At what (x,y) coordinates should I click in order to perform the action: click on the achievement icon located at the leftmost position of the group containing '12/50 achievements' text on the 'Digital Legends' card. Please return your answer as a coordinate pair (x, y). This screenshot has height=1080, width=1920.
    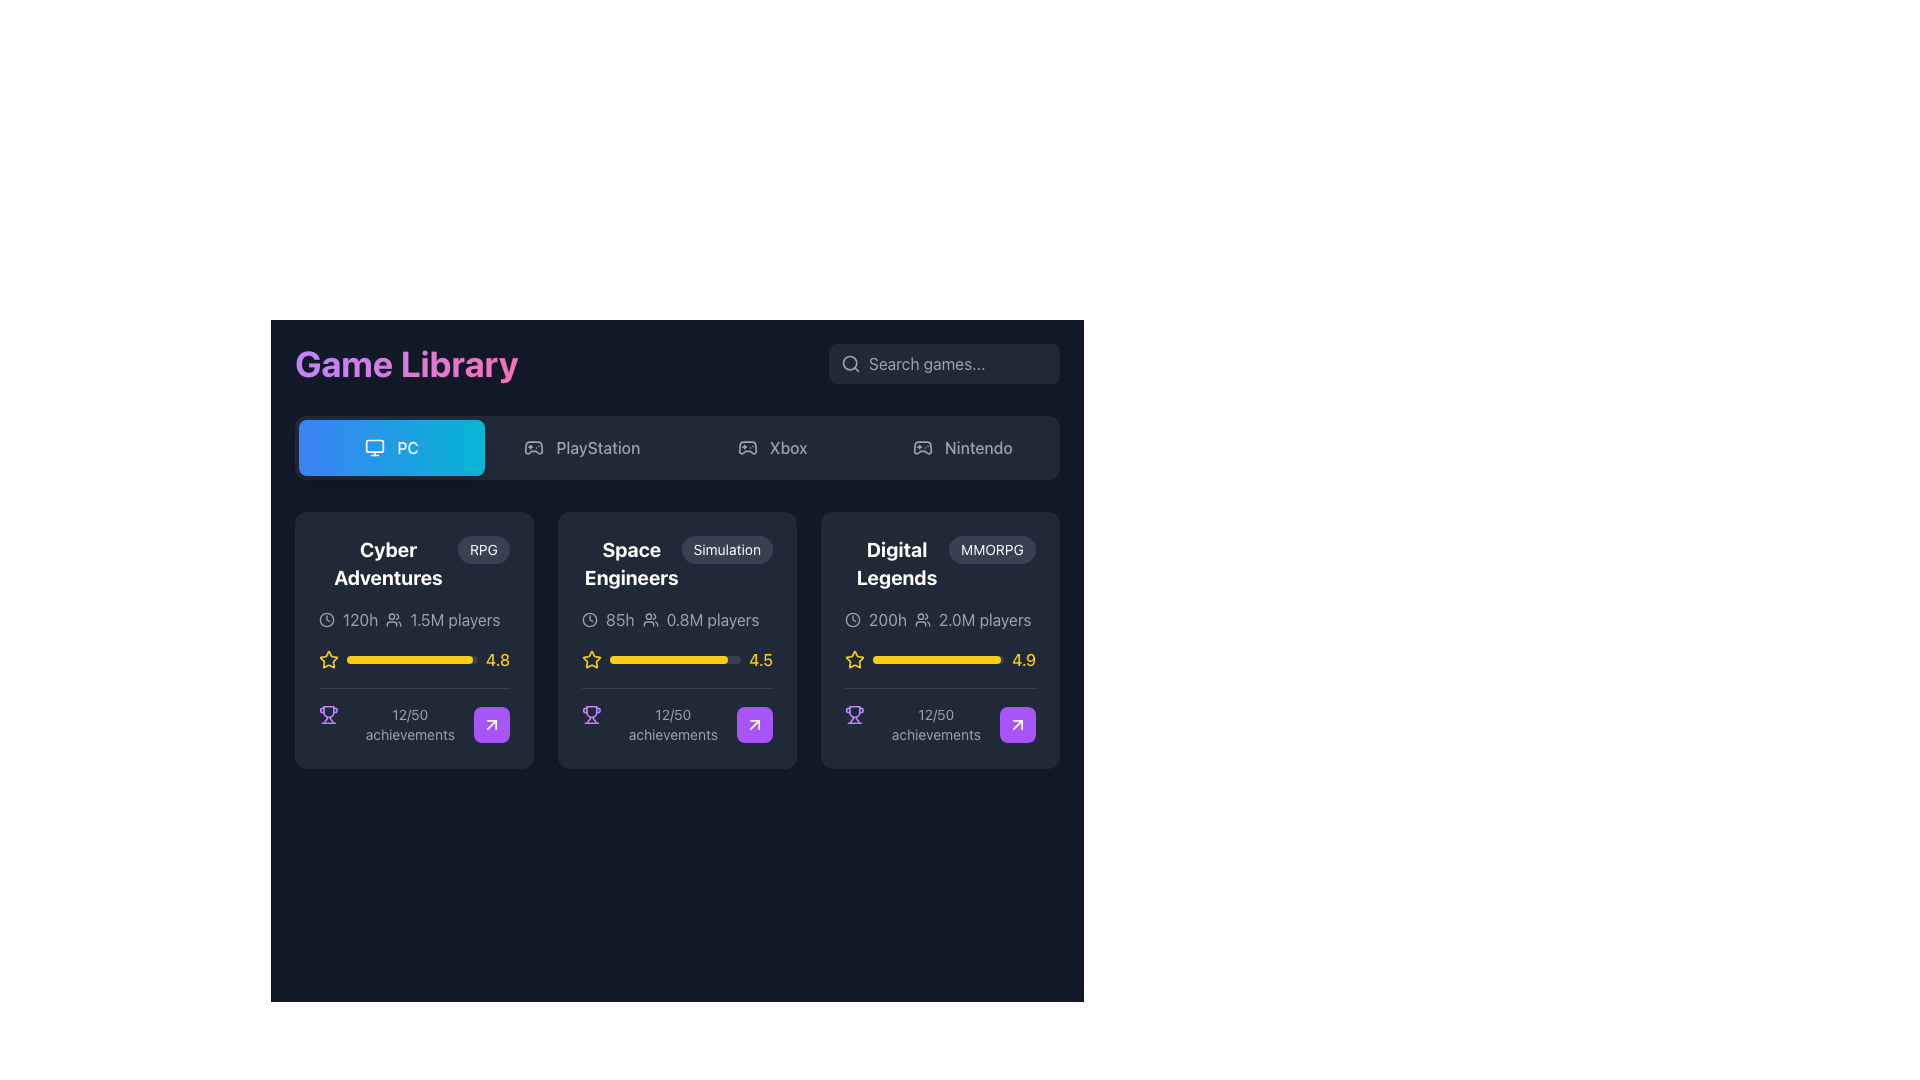
    Looking at the image, I should click on (854, 713).